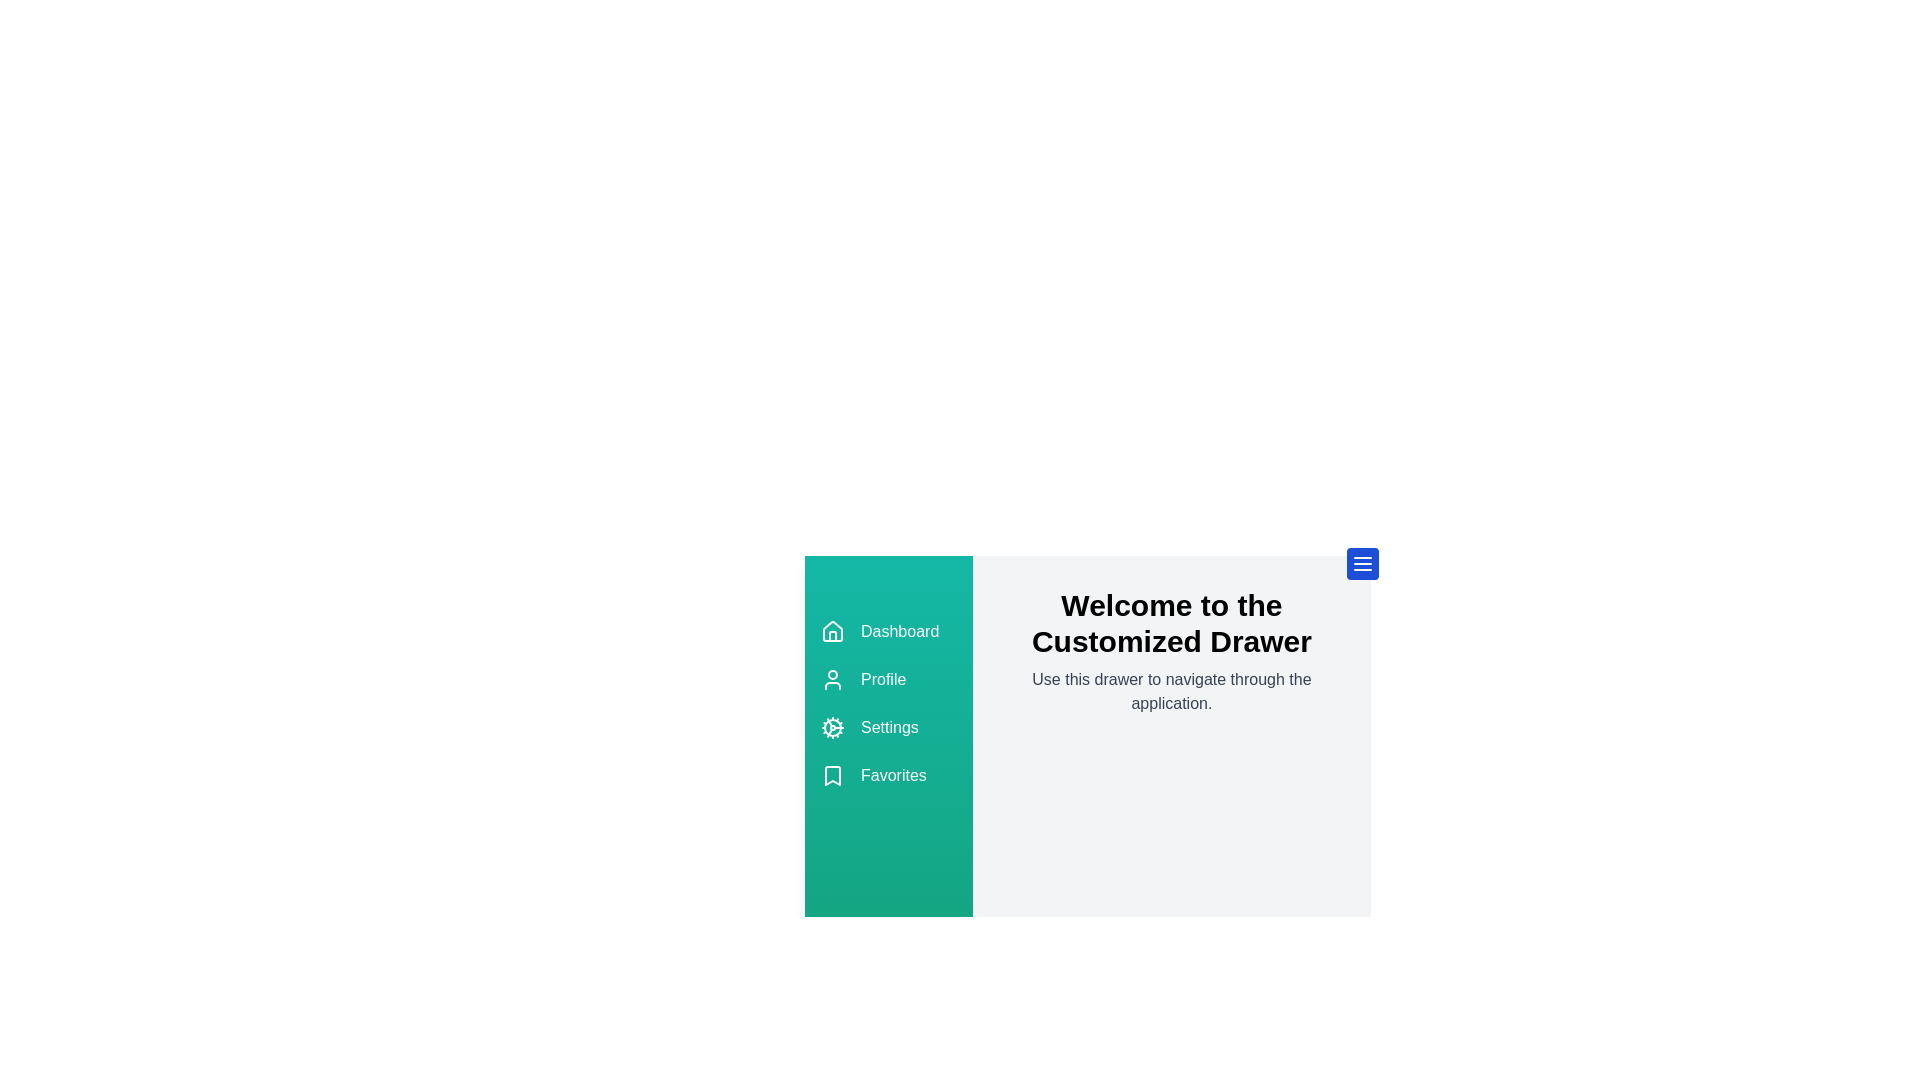 This screenshot has height=1080, width=1920. What do you see at coordinates (887, 678) in the screenshot?
I see `the 'Profile' option in the drawer menu` at bounding box center [887, 678].